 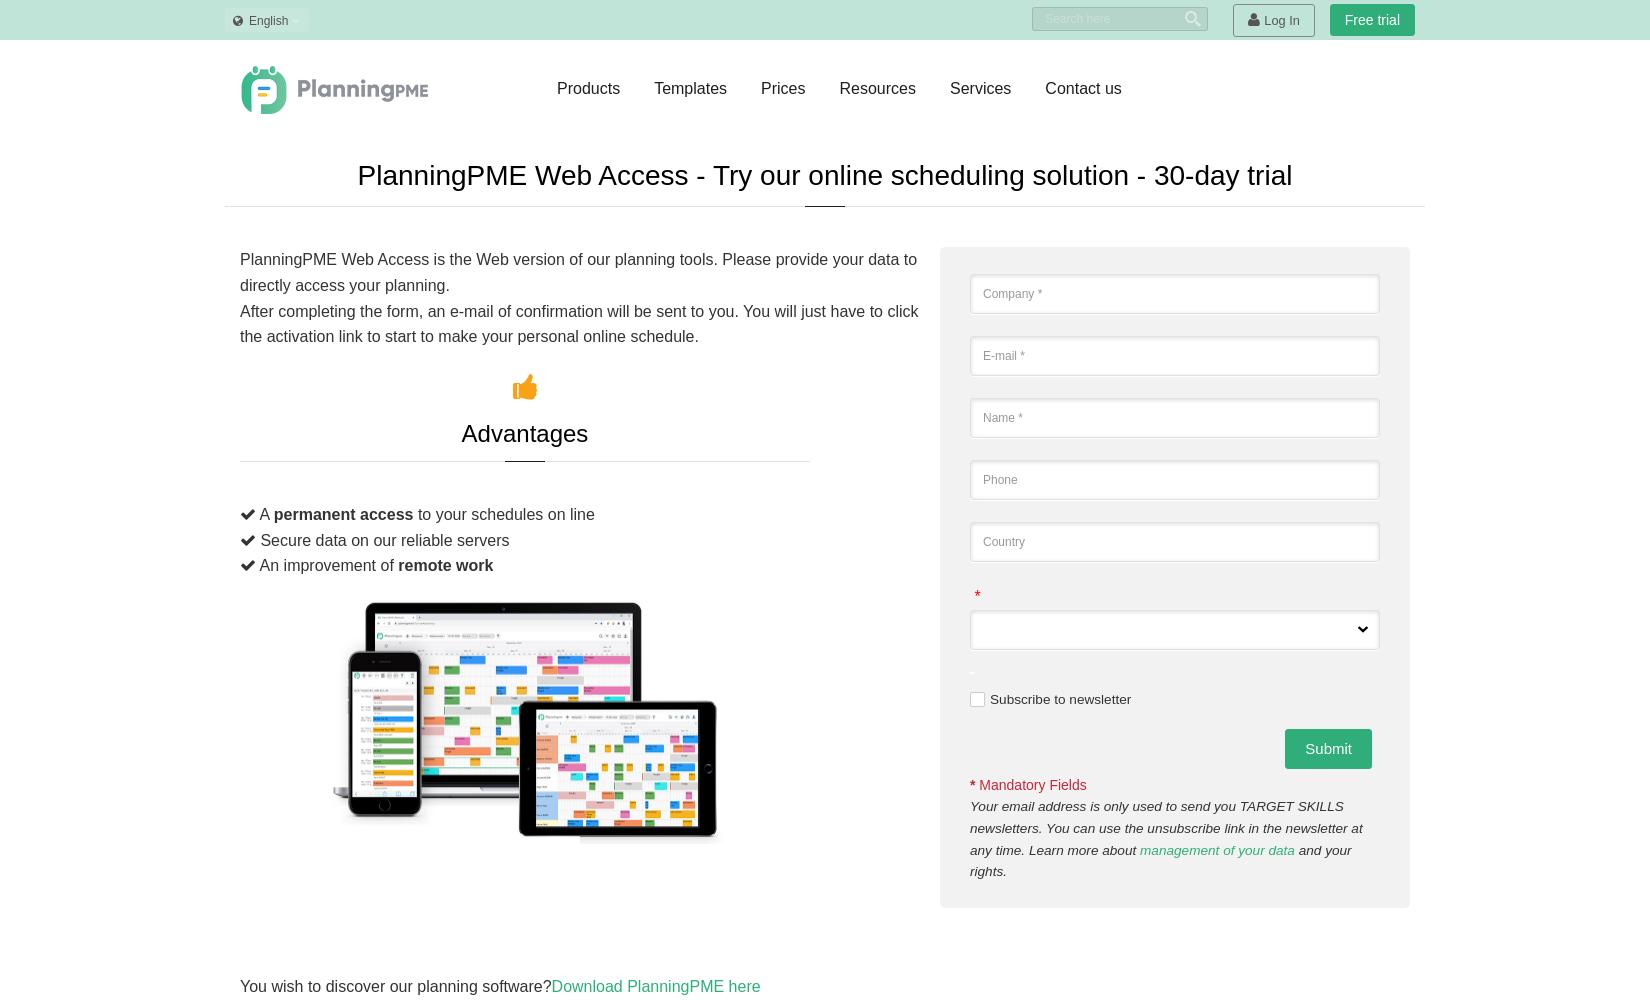 What do you see at coordinates (240, 322) in the screenshot?
I see `'After completing the form, an e-mail of confirmation will be sent to you. You will just have to click the activation link to start to make your personal online schedule.'` at bounding box center [240, 322].